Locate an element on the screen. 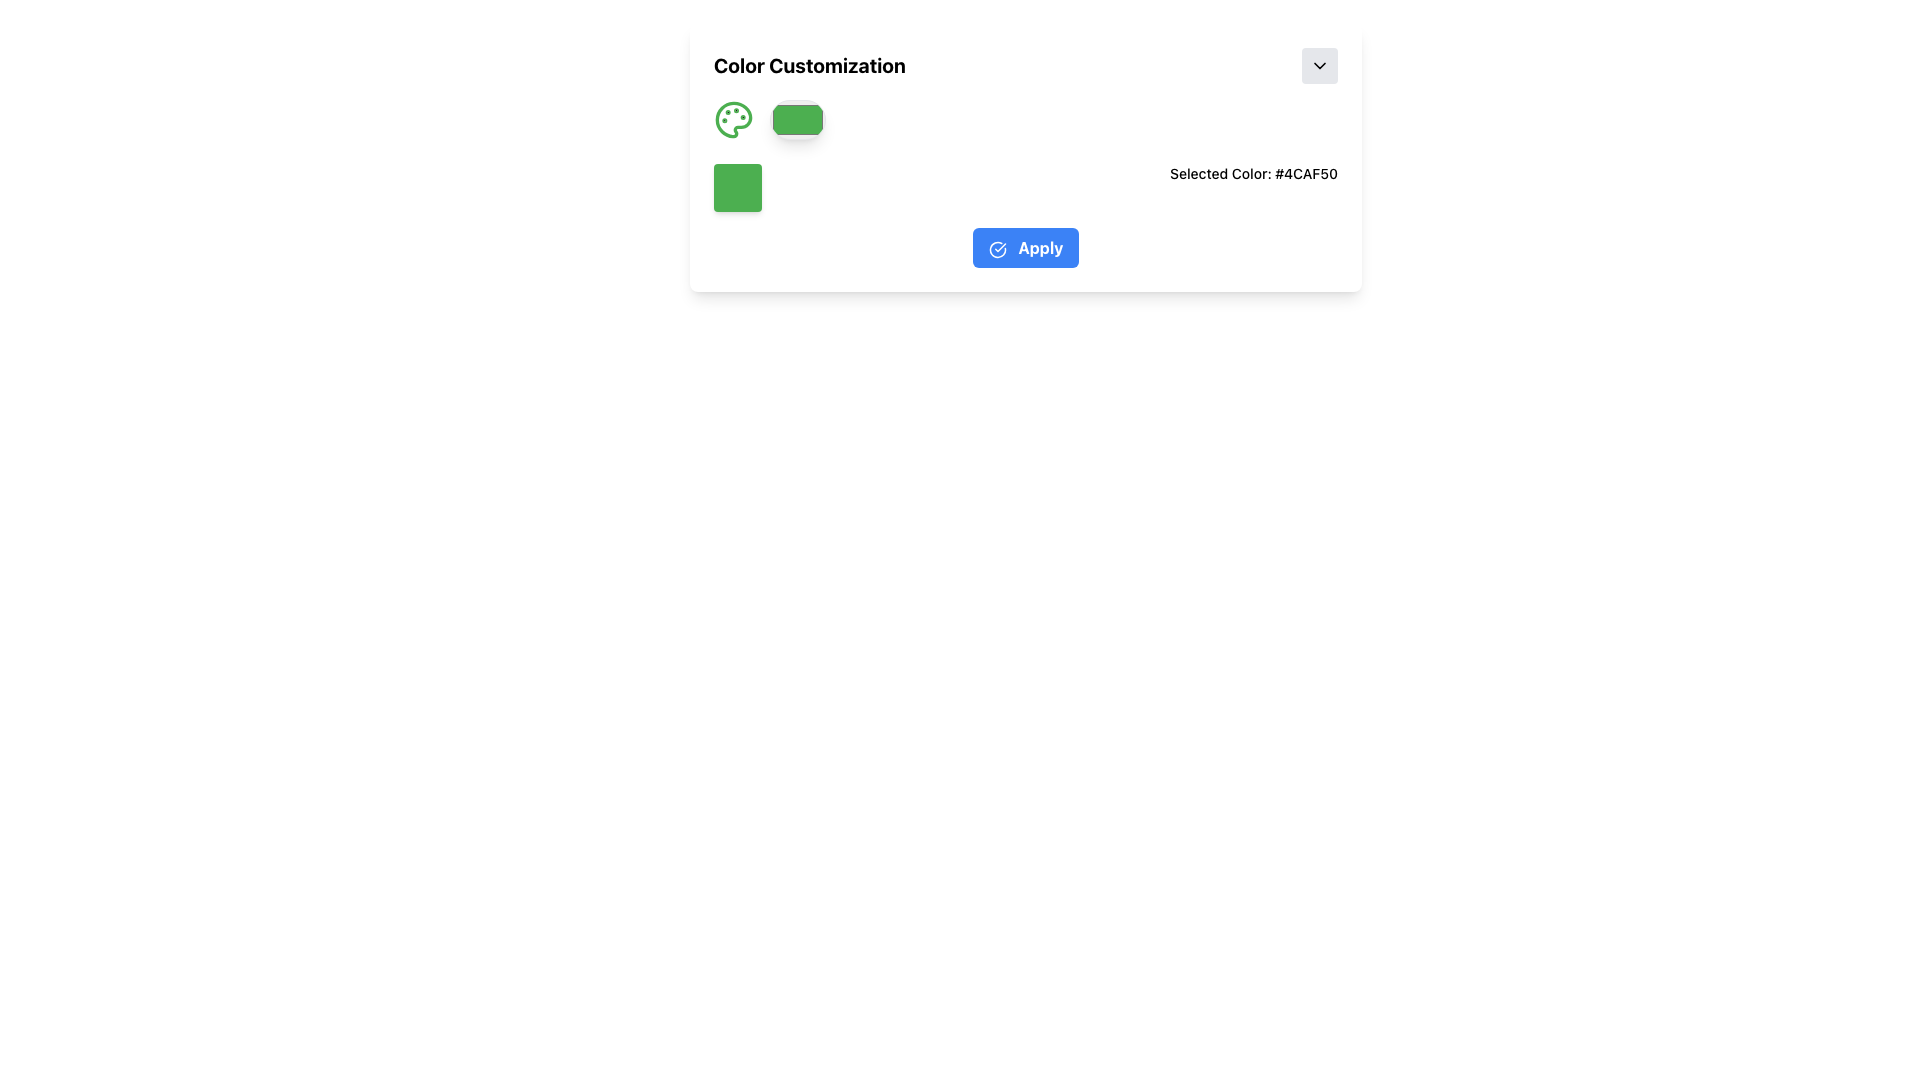 This screenshot has height=1080, width=1920. the downward-pointing arrow icon located in the upper-right corner of the Color Customization panel, which expands or displays additional options related to color customization is located at coordinates (1320, 64).